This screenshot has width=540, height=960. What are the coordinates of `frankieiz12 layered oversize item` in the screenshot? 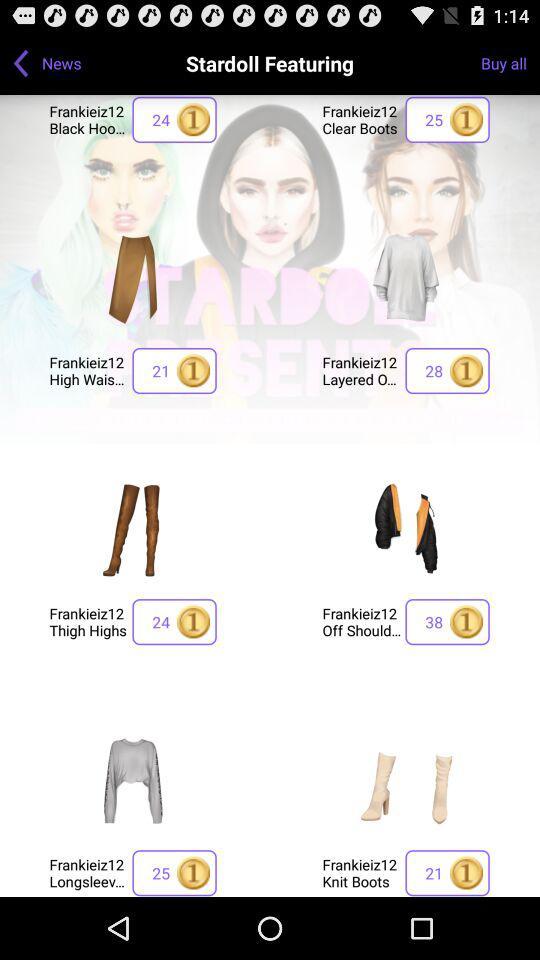 It's located at (360, 369).